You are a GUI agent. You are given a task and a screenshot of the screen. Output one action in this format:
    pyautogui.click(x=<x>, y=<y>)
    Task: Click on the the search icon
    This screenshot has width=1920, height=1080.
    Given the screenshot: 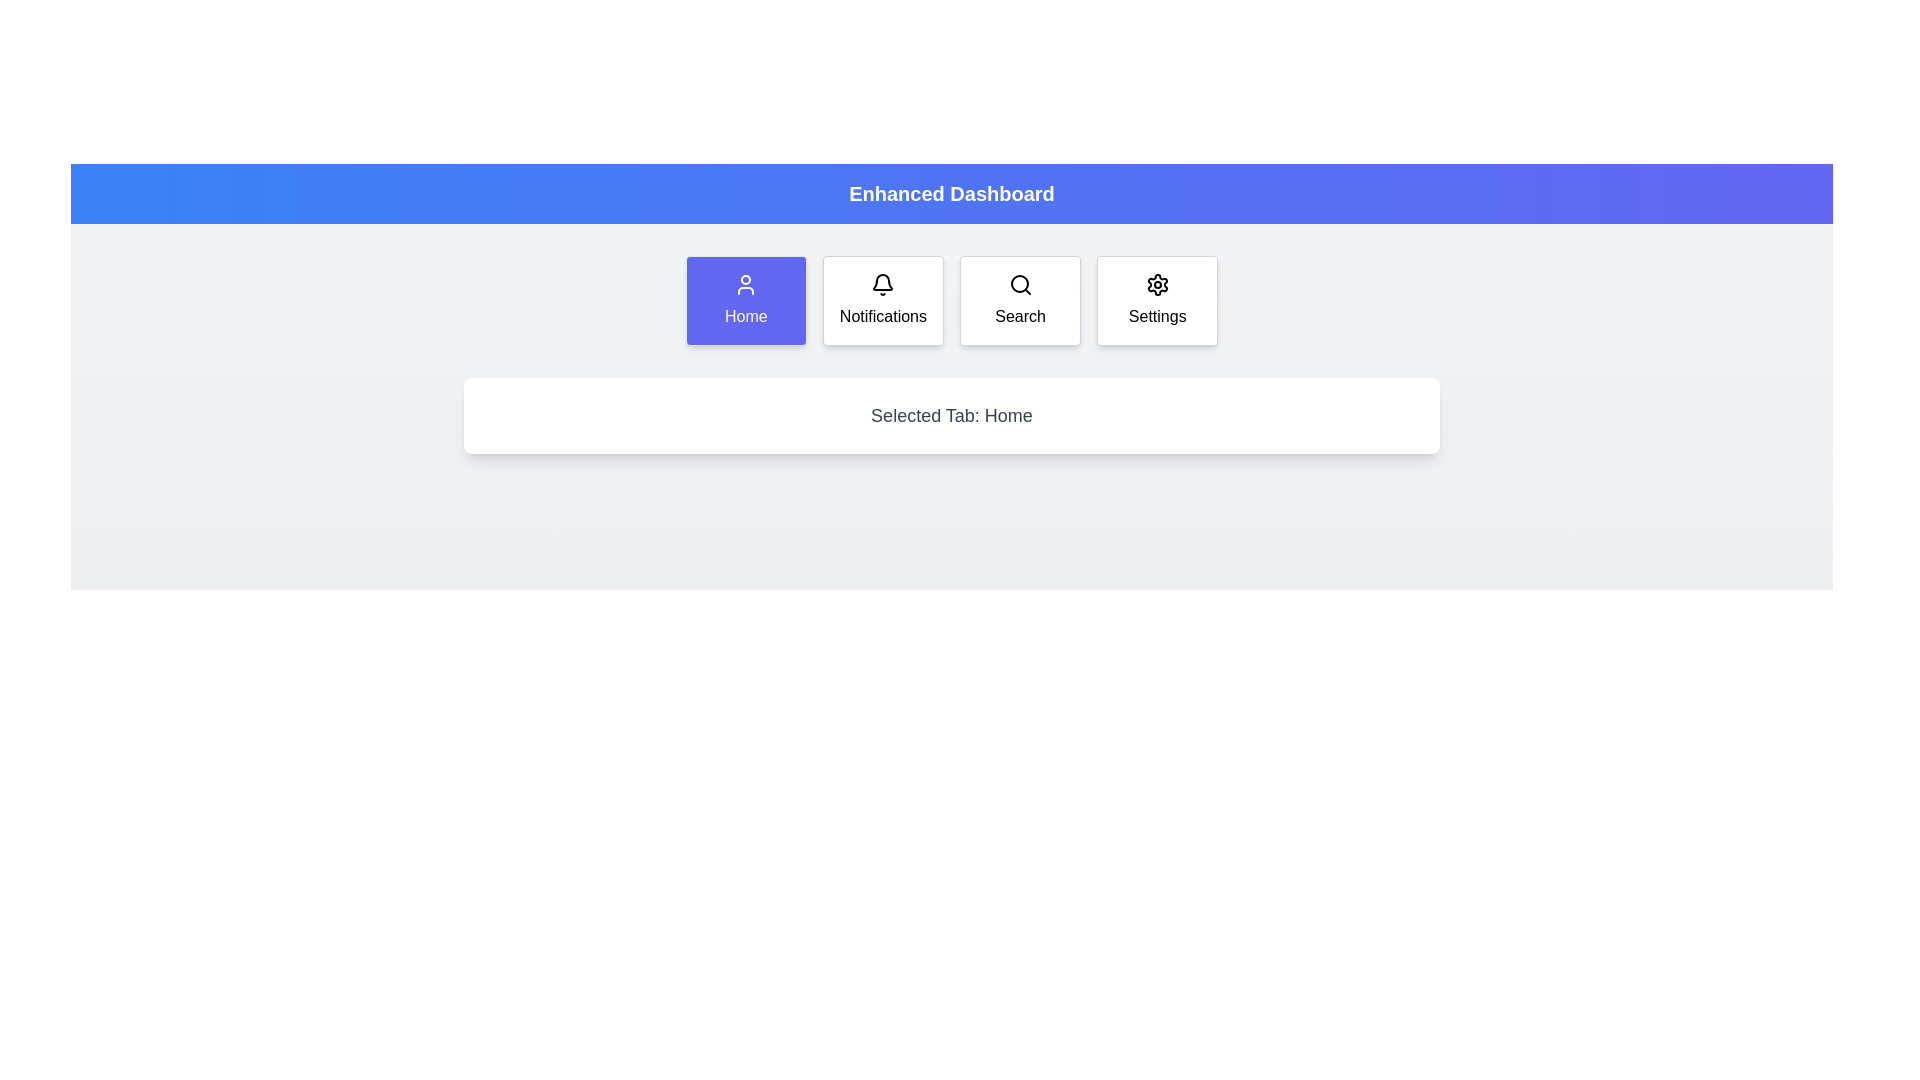 What is the action you would take?
    pyautogui.click(x=1020, y=285)
    